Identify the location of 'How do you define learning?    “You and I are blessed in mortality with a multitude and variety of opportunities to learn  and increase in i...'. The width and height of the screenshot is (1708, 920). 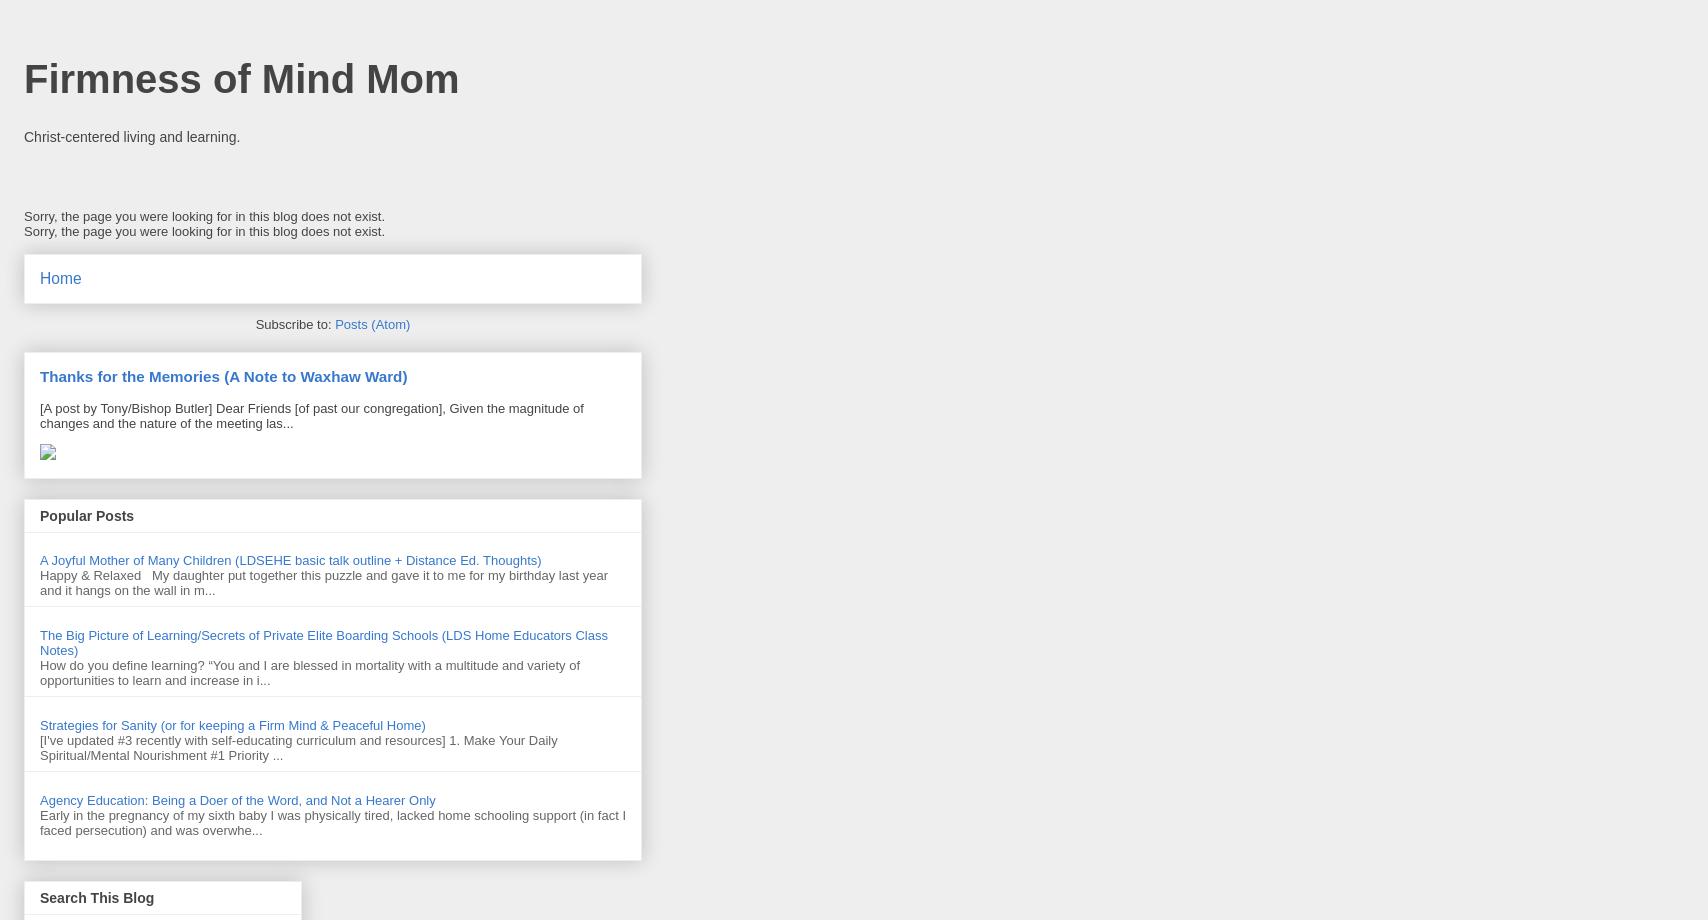
(310, 671).